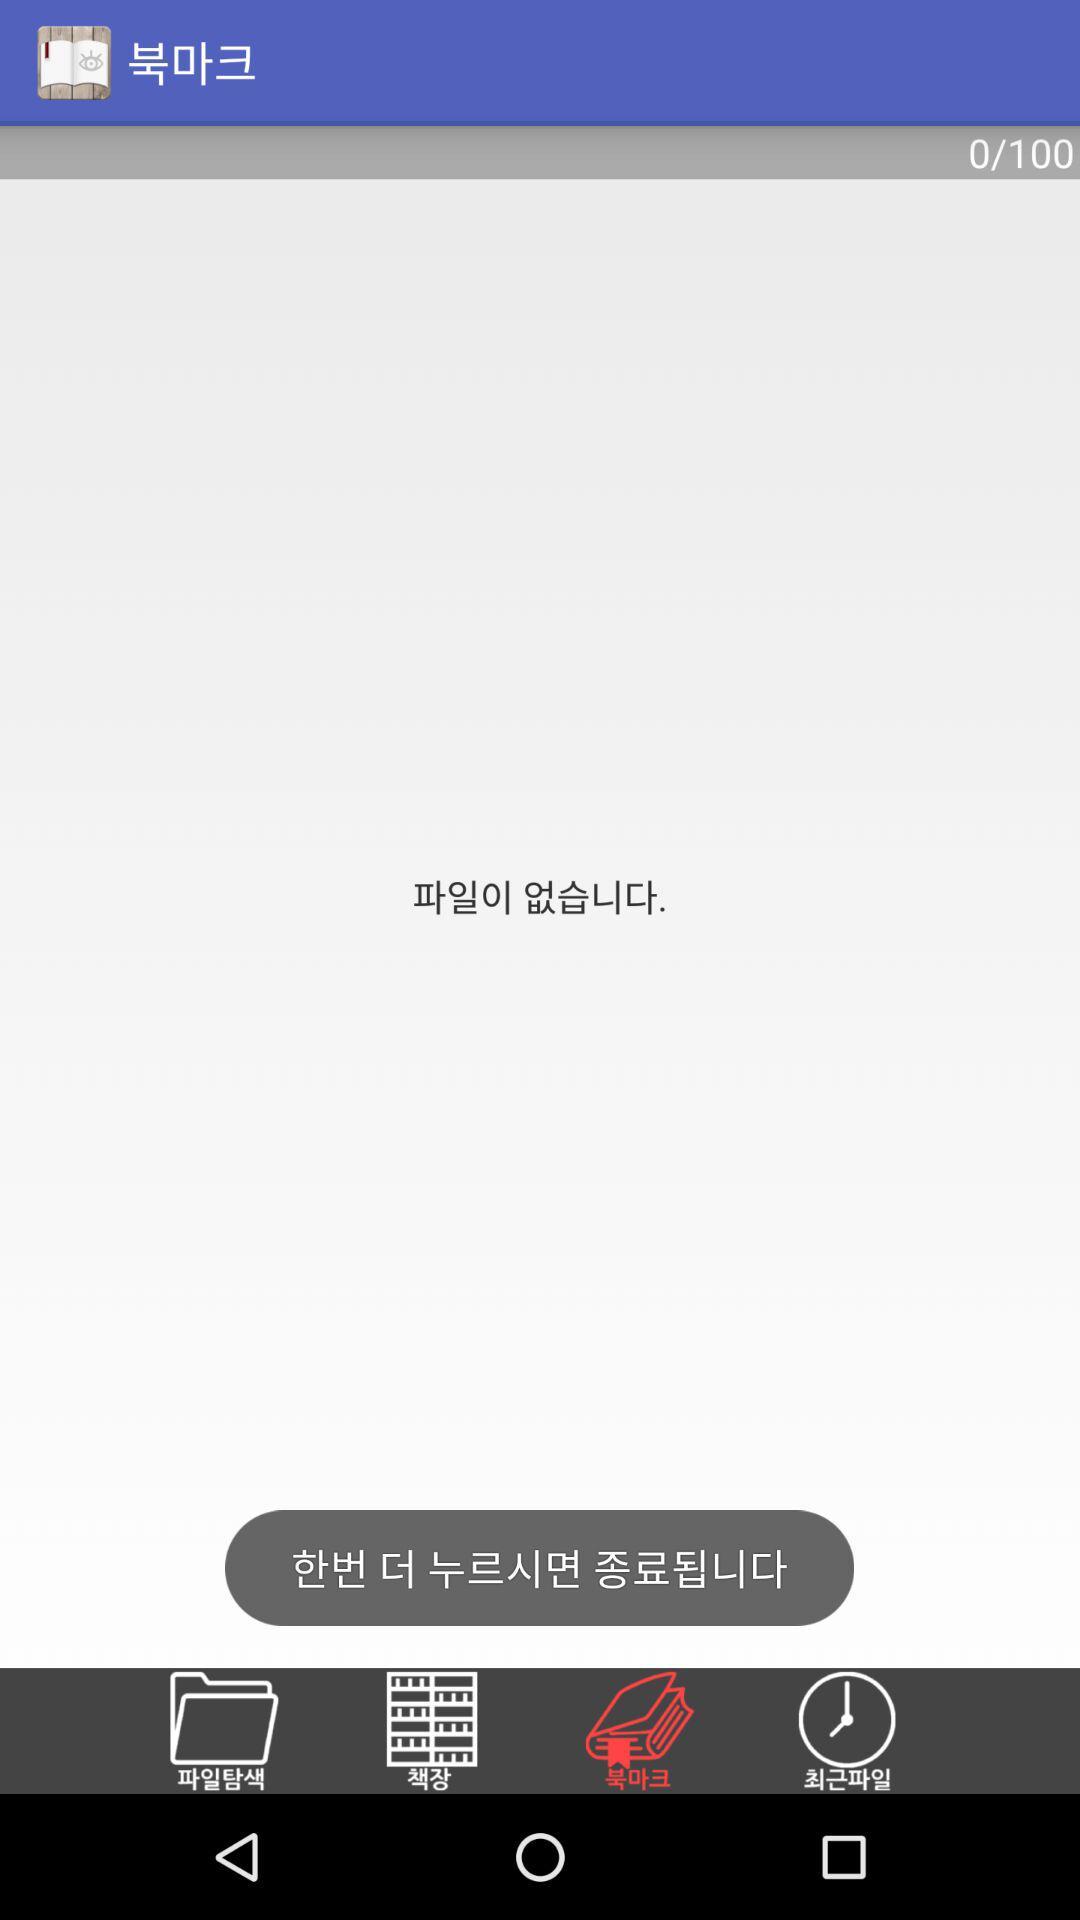 This screenshot has height=1920, width=1080. What do you see at coordinates (246, 1730) in the screenshot?
I see `my files` at bounding box center [246, 1730].